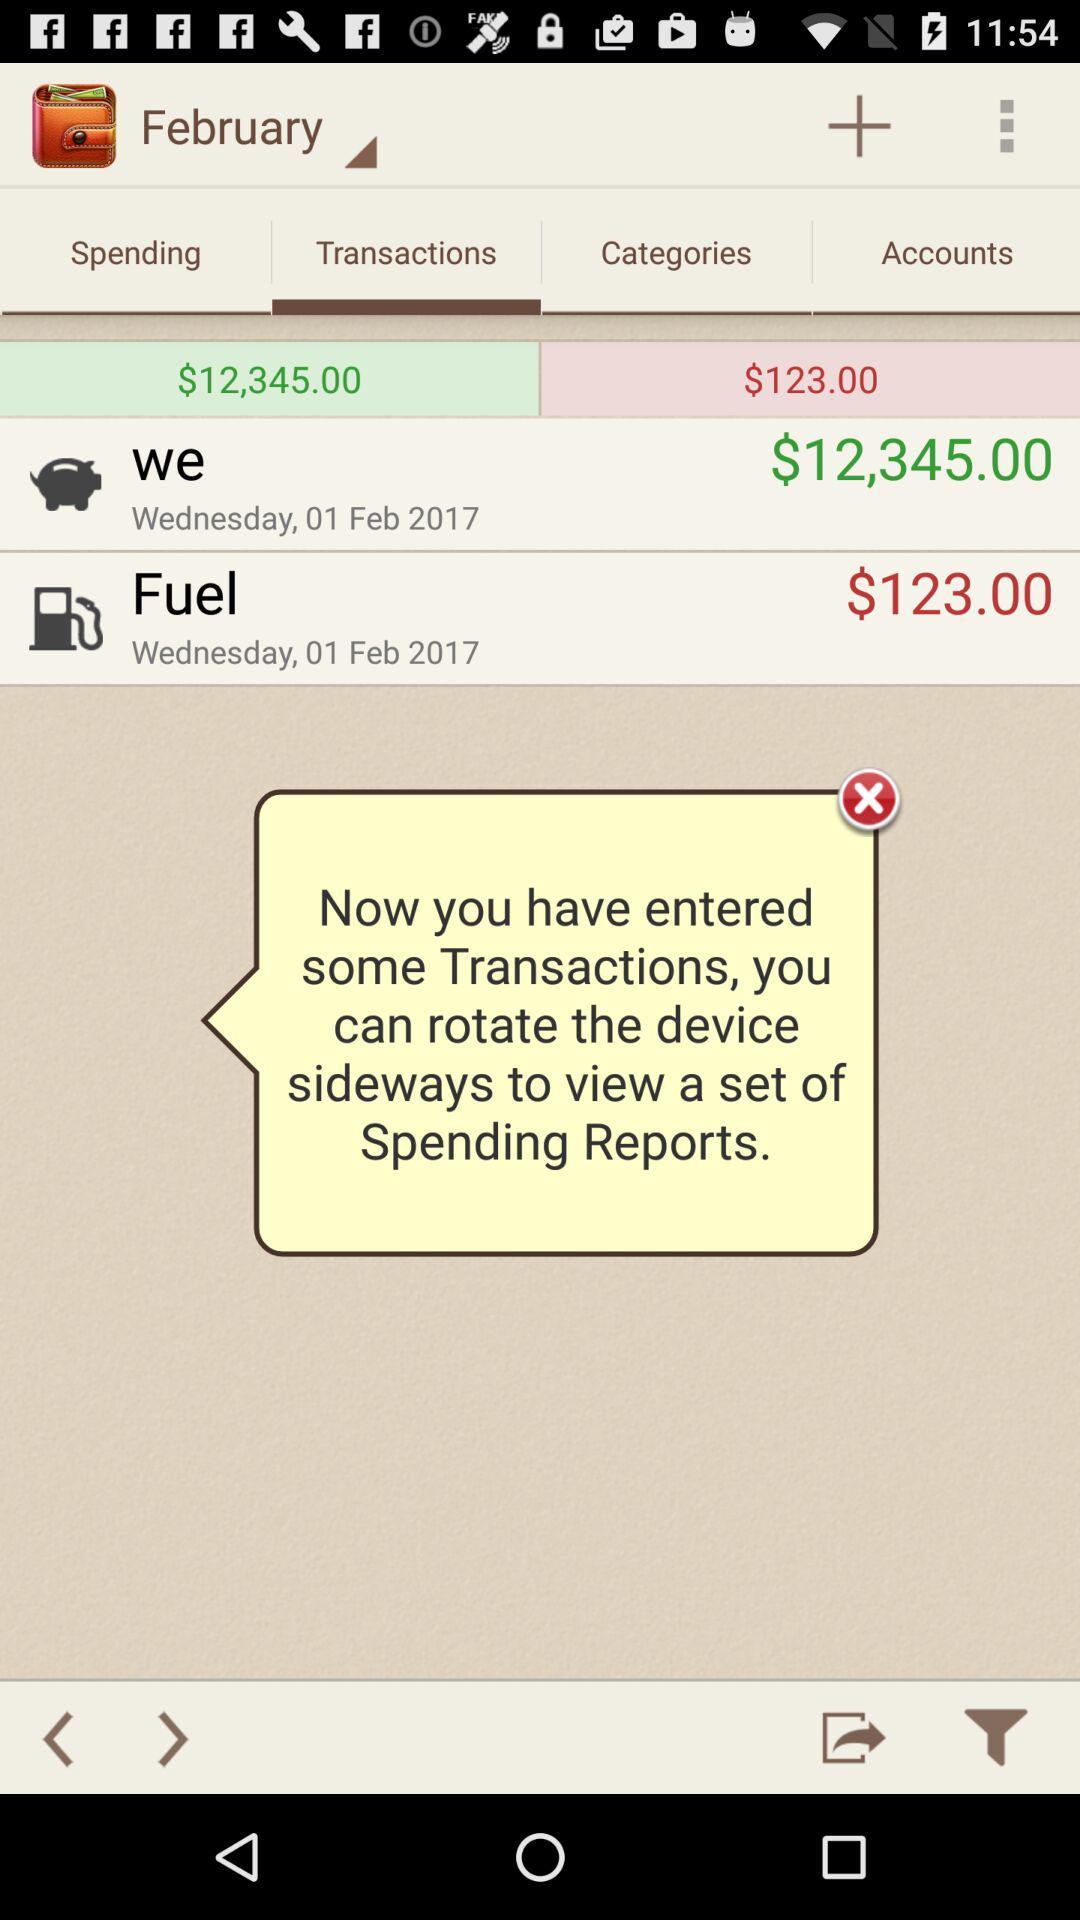 This screenshot has height=1920, width=1080. Describe the element at coordinates (858, 124) in the screenshot. I see `the button to the right of the february` at that location.